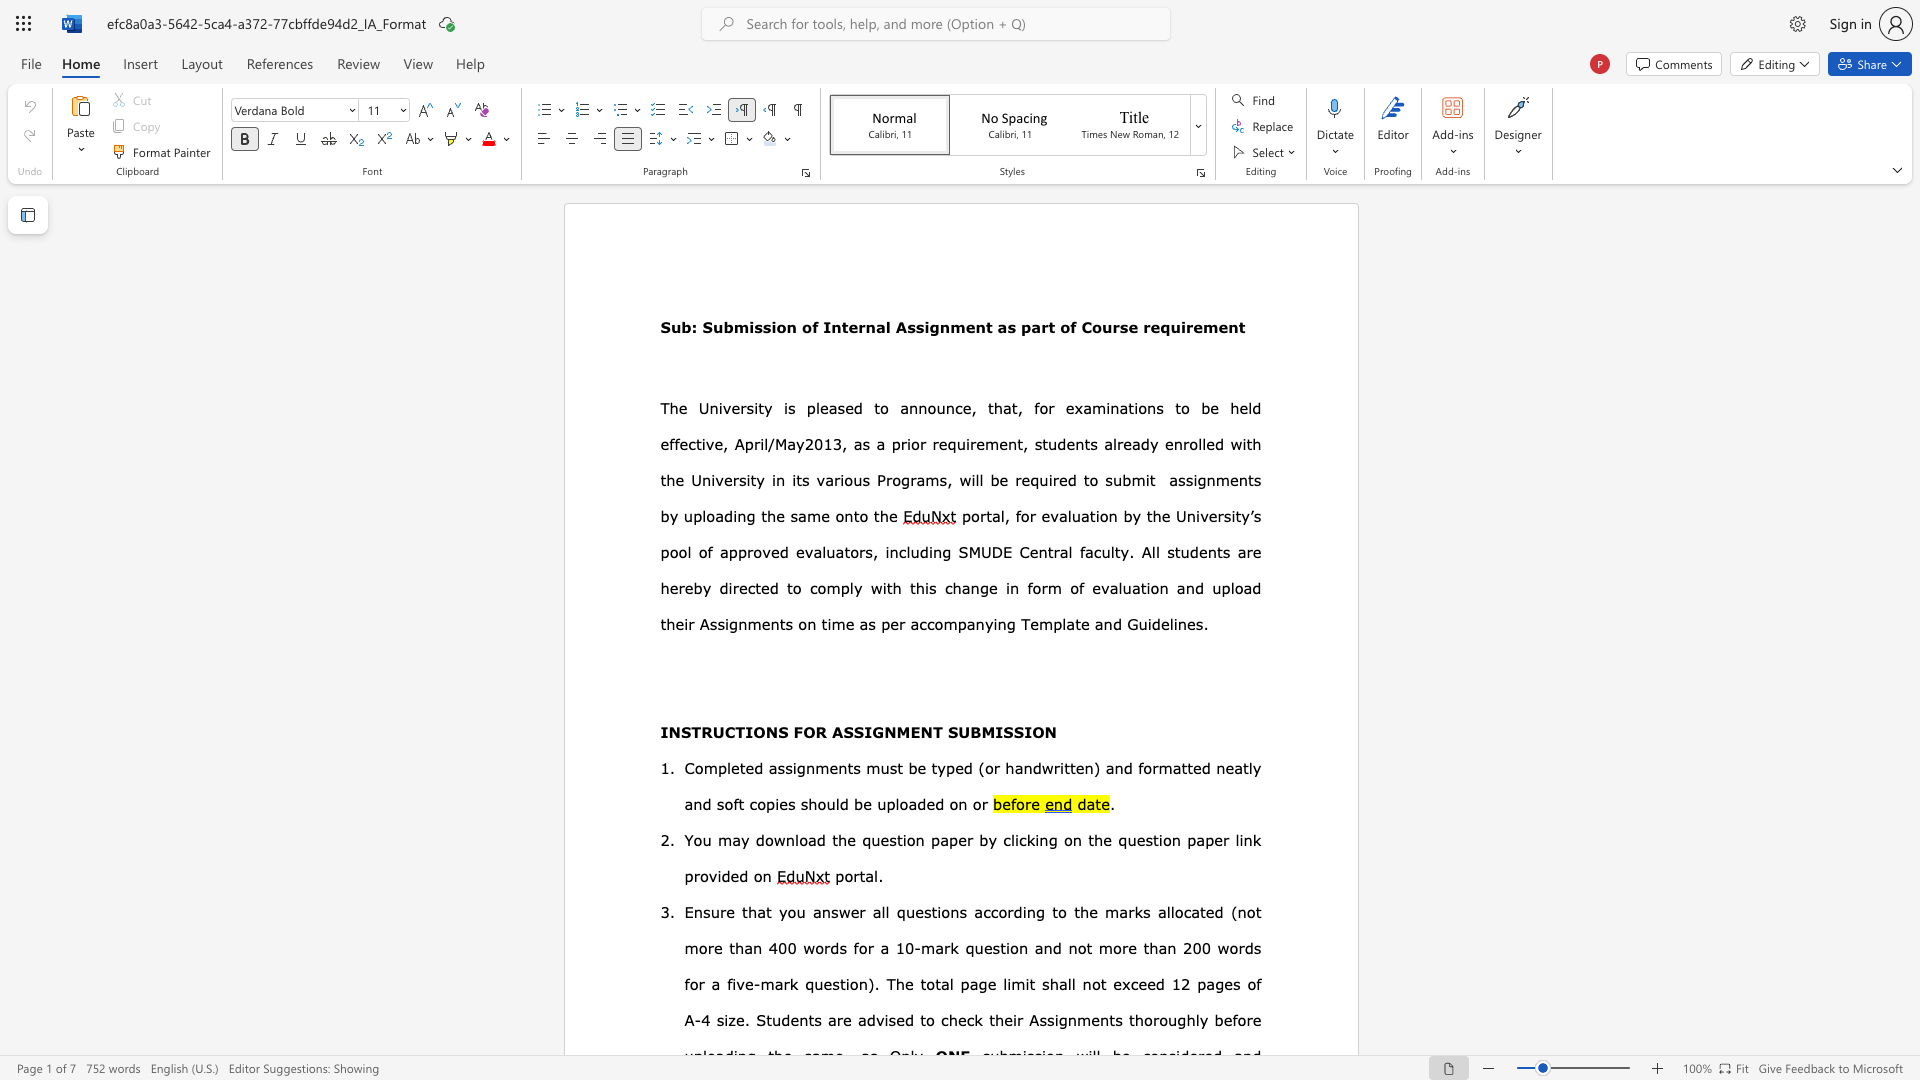 This screenshot has width=1920, height=1080. Describe the element at coordinates (1205, 982) in the screenshot. I see `the subset text "ages of" within the text "pages of A-4 size."` at that location.